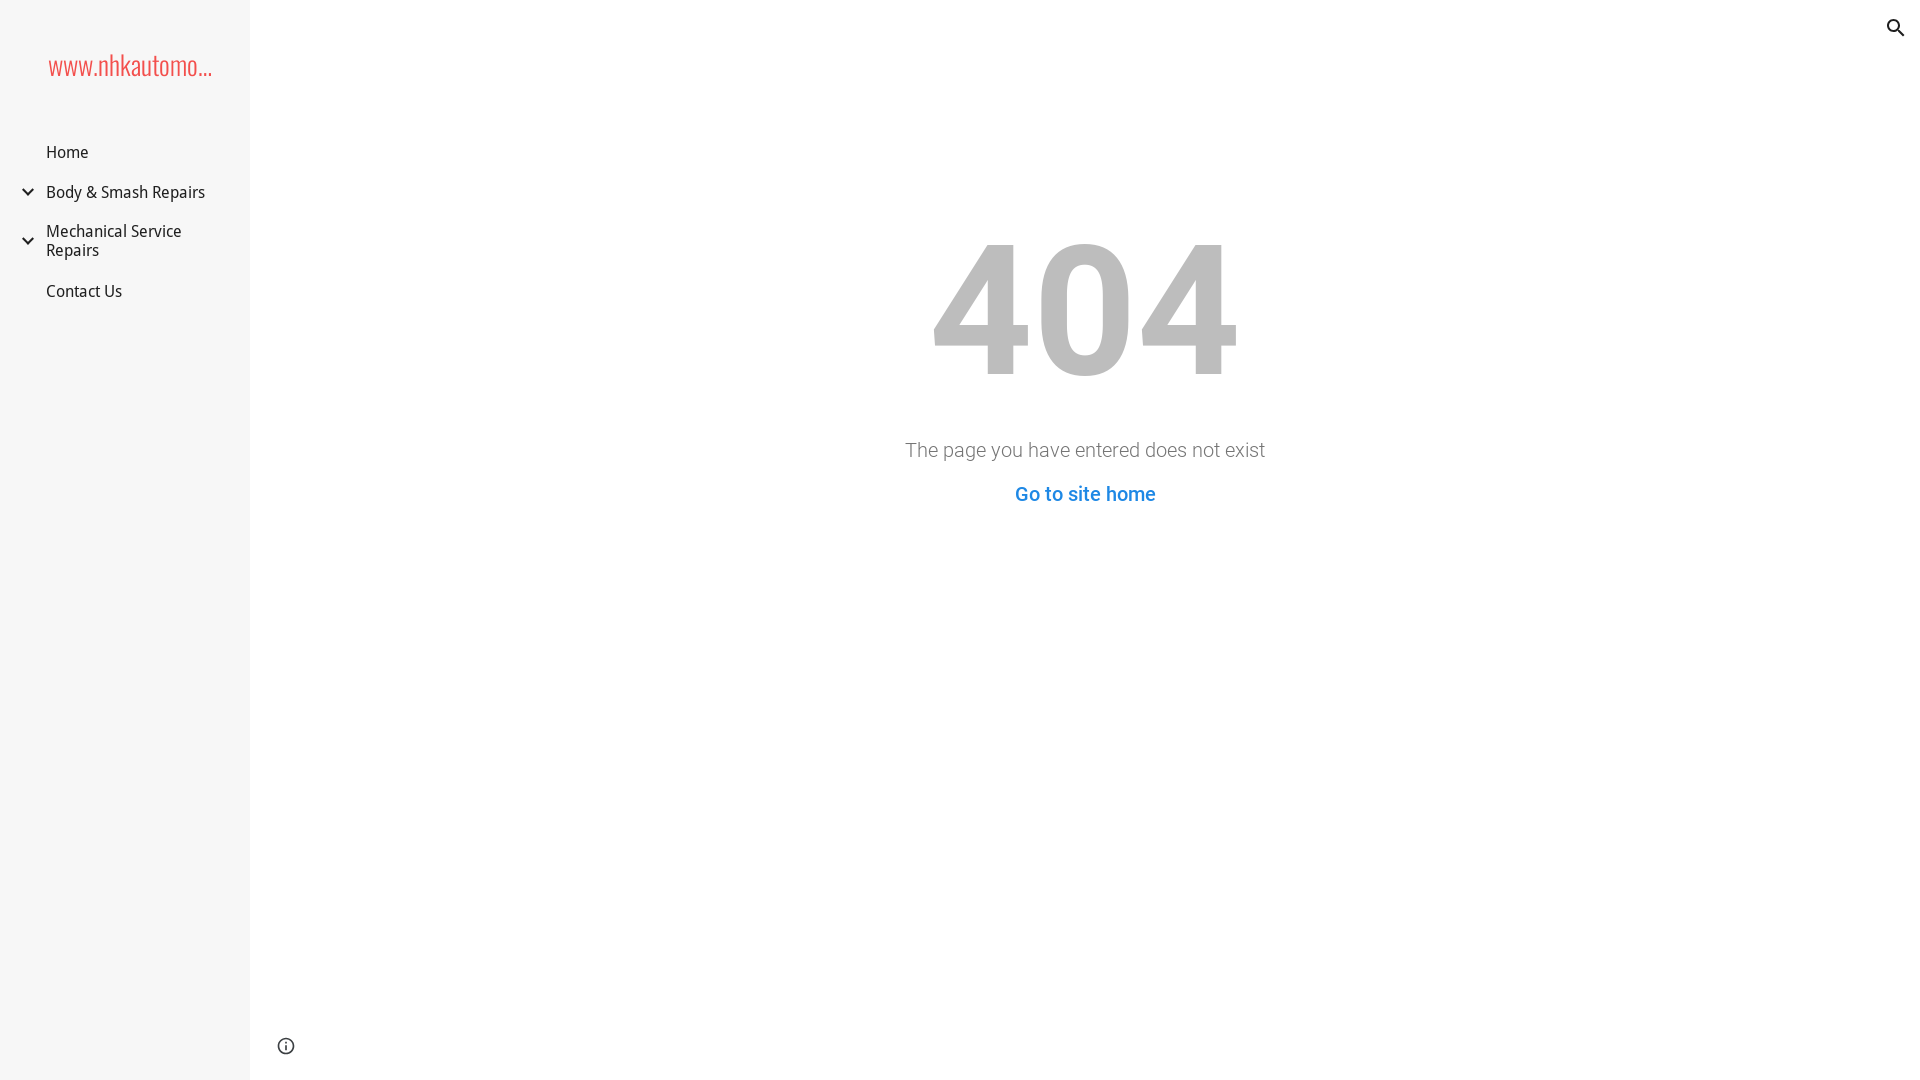 This screenshot has height=1080, width=1920. What do you see at coordinates (82, 291) in the screenshot?
I see `'Contact Us'` at bounding box center [82, 291].